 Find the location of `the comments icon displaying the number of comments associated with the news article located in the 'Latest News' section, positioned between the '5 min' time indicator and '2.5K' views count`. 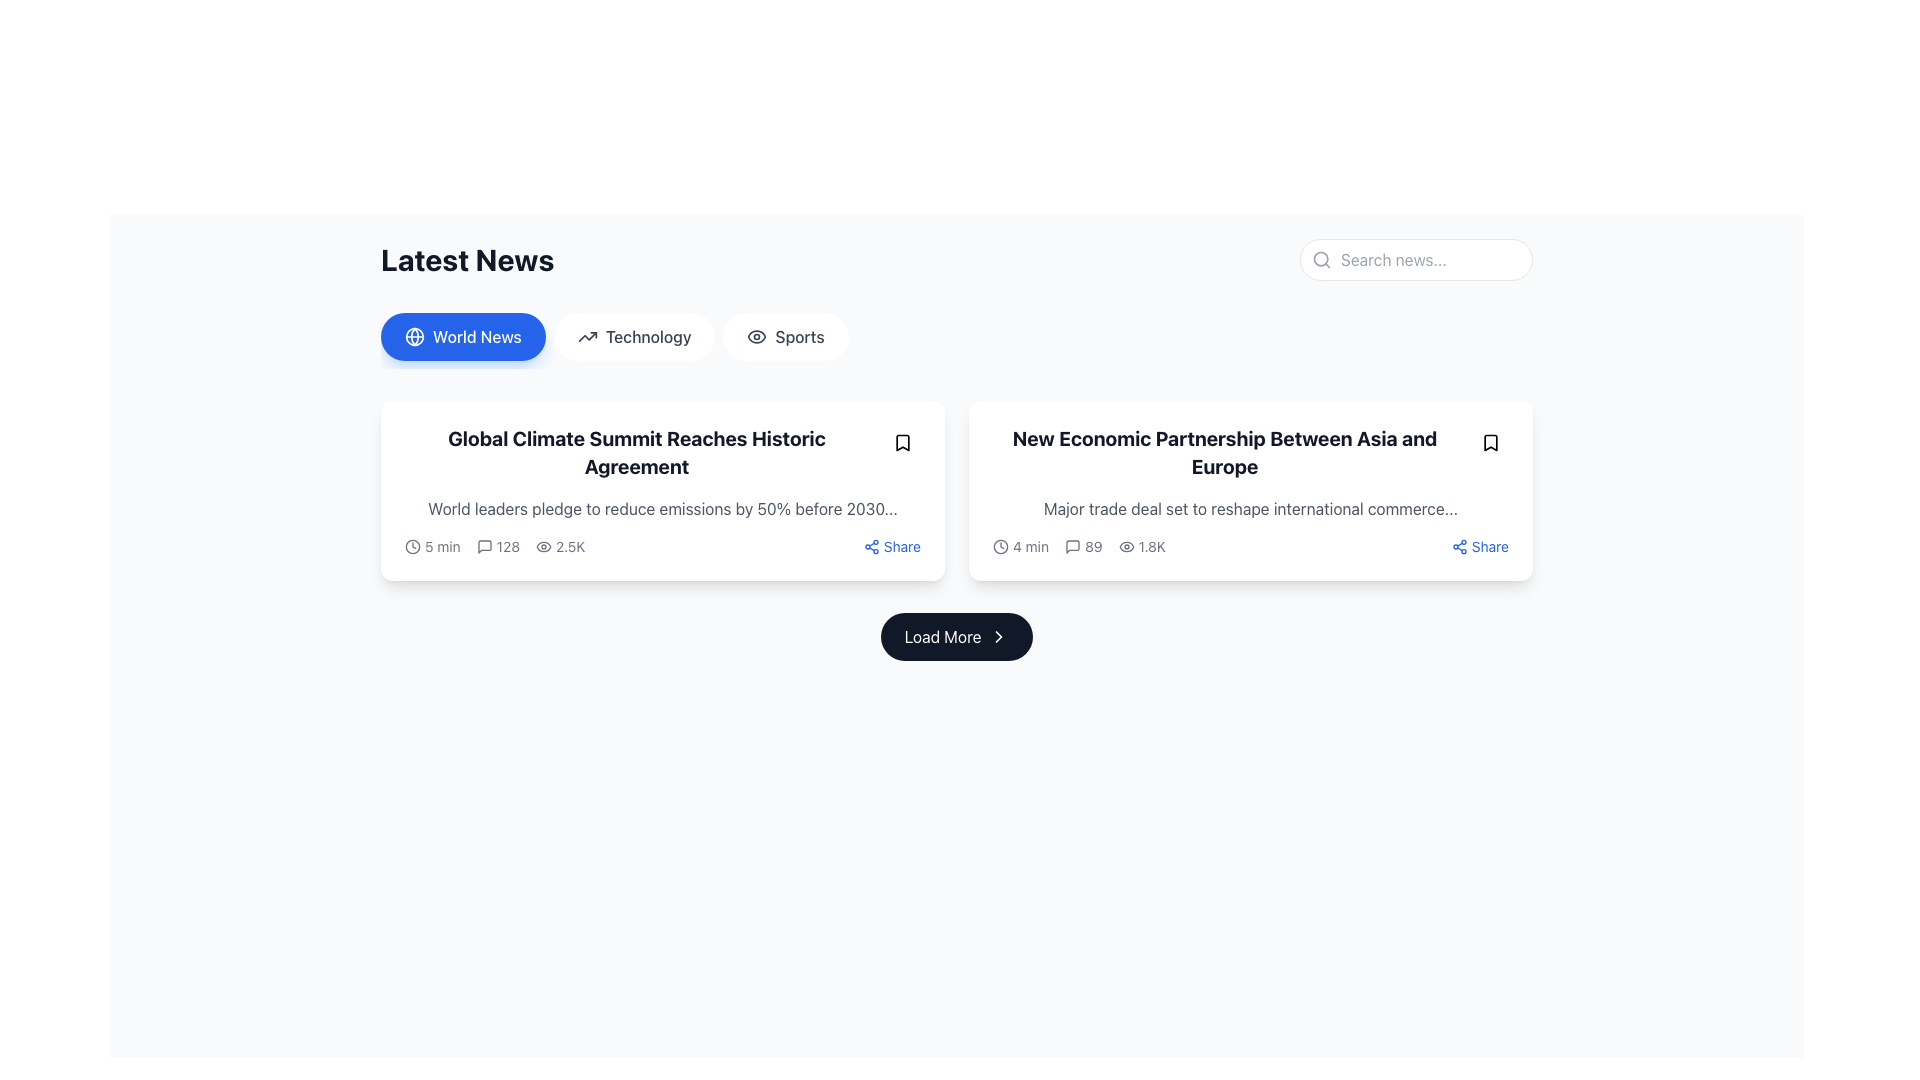

the comments icon displaying the number of comments associated with the news article located in the 'Latest News' section, positioned between the '5 min' time indicator and '2.5K' views count is located at coordinates (498, 547).